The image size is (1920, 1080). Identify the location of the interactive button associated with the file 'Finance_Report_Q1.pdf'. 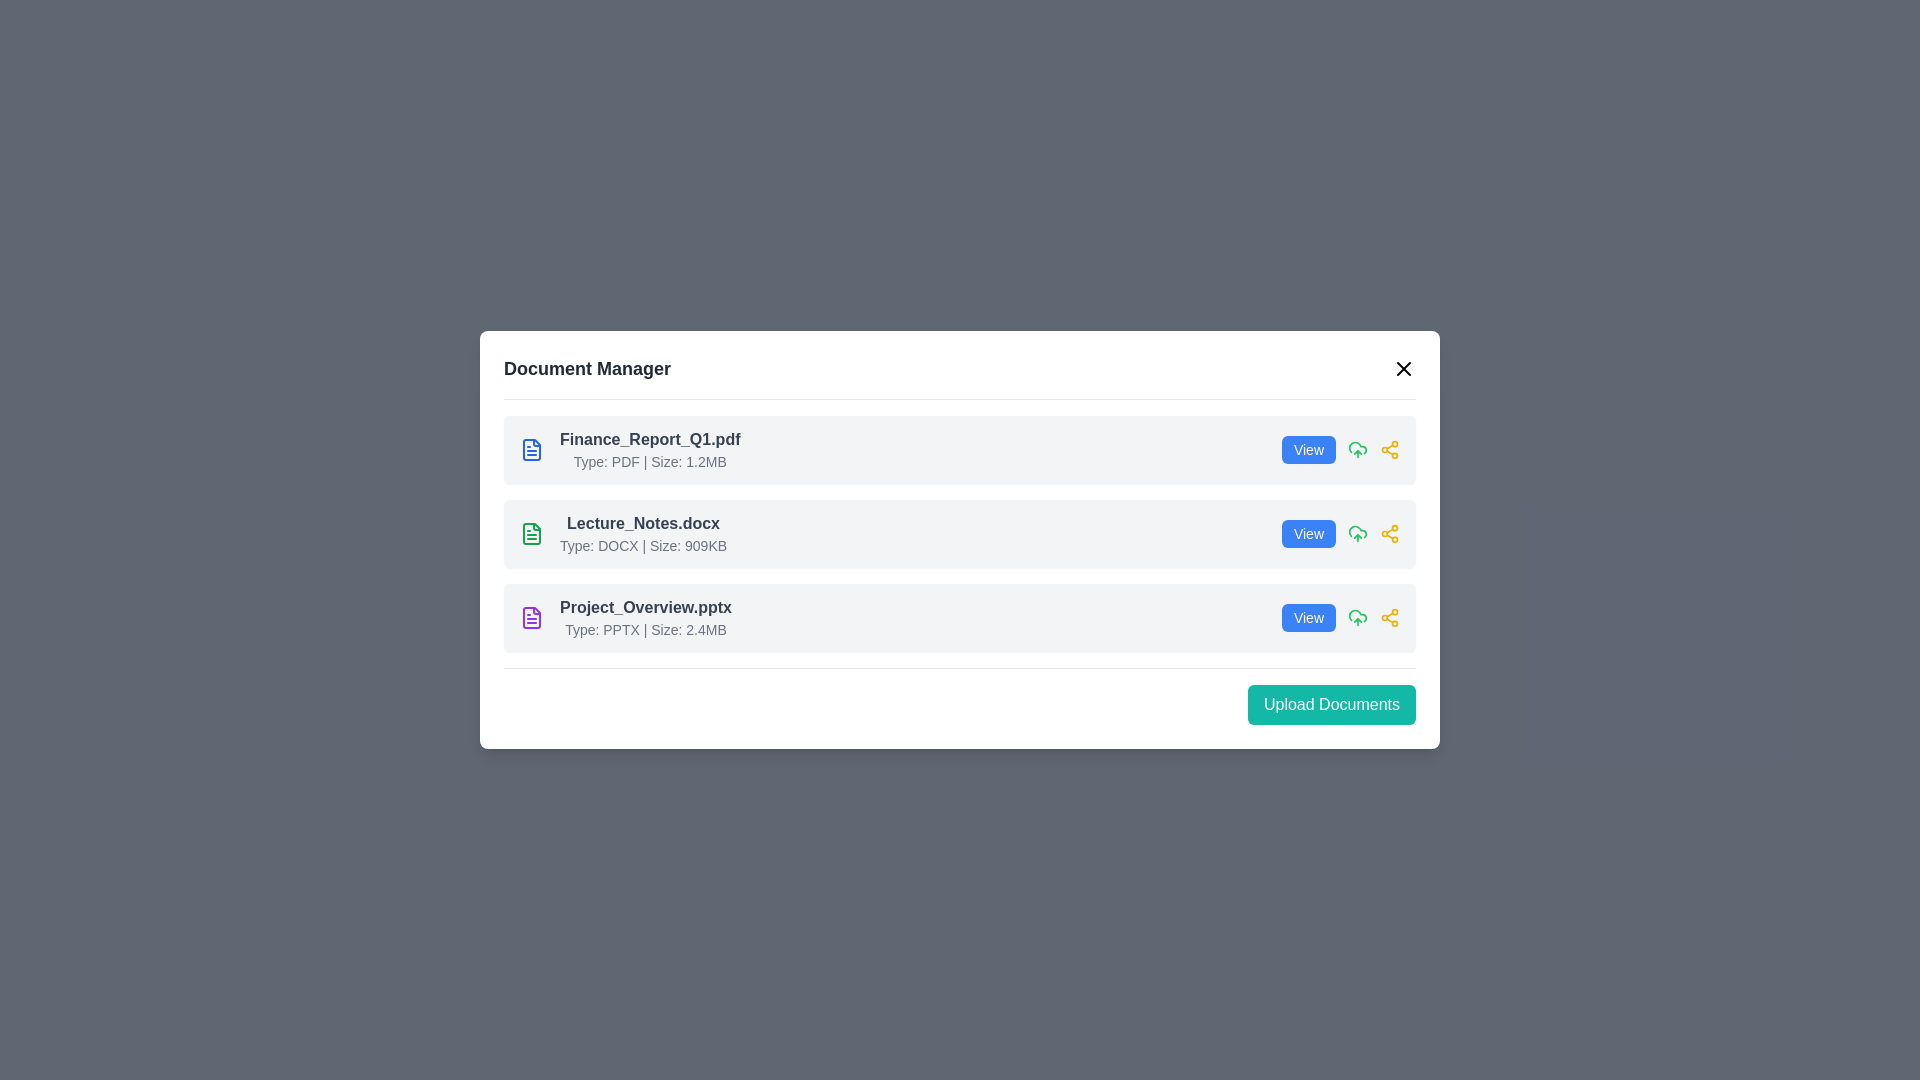
(1340, 450).